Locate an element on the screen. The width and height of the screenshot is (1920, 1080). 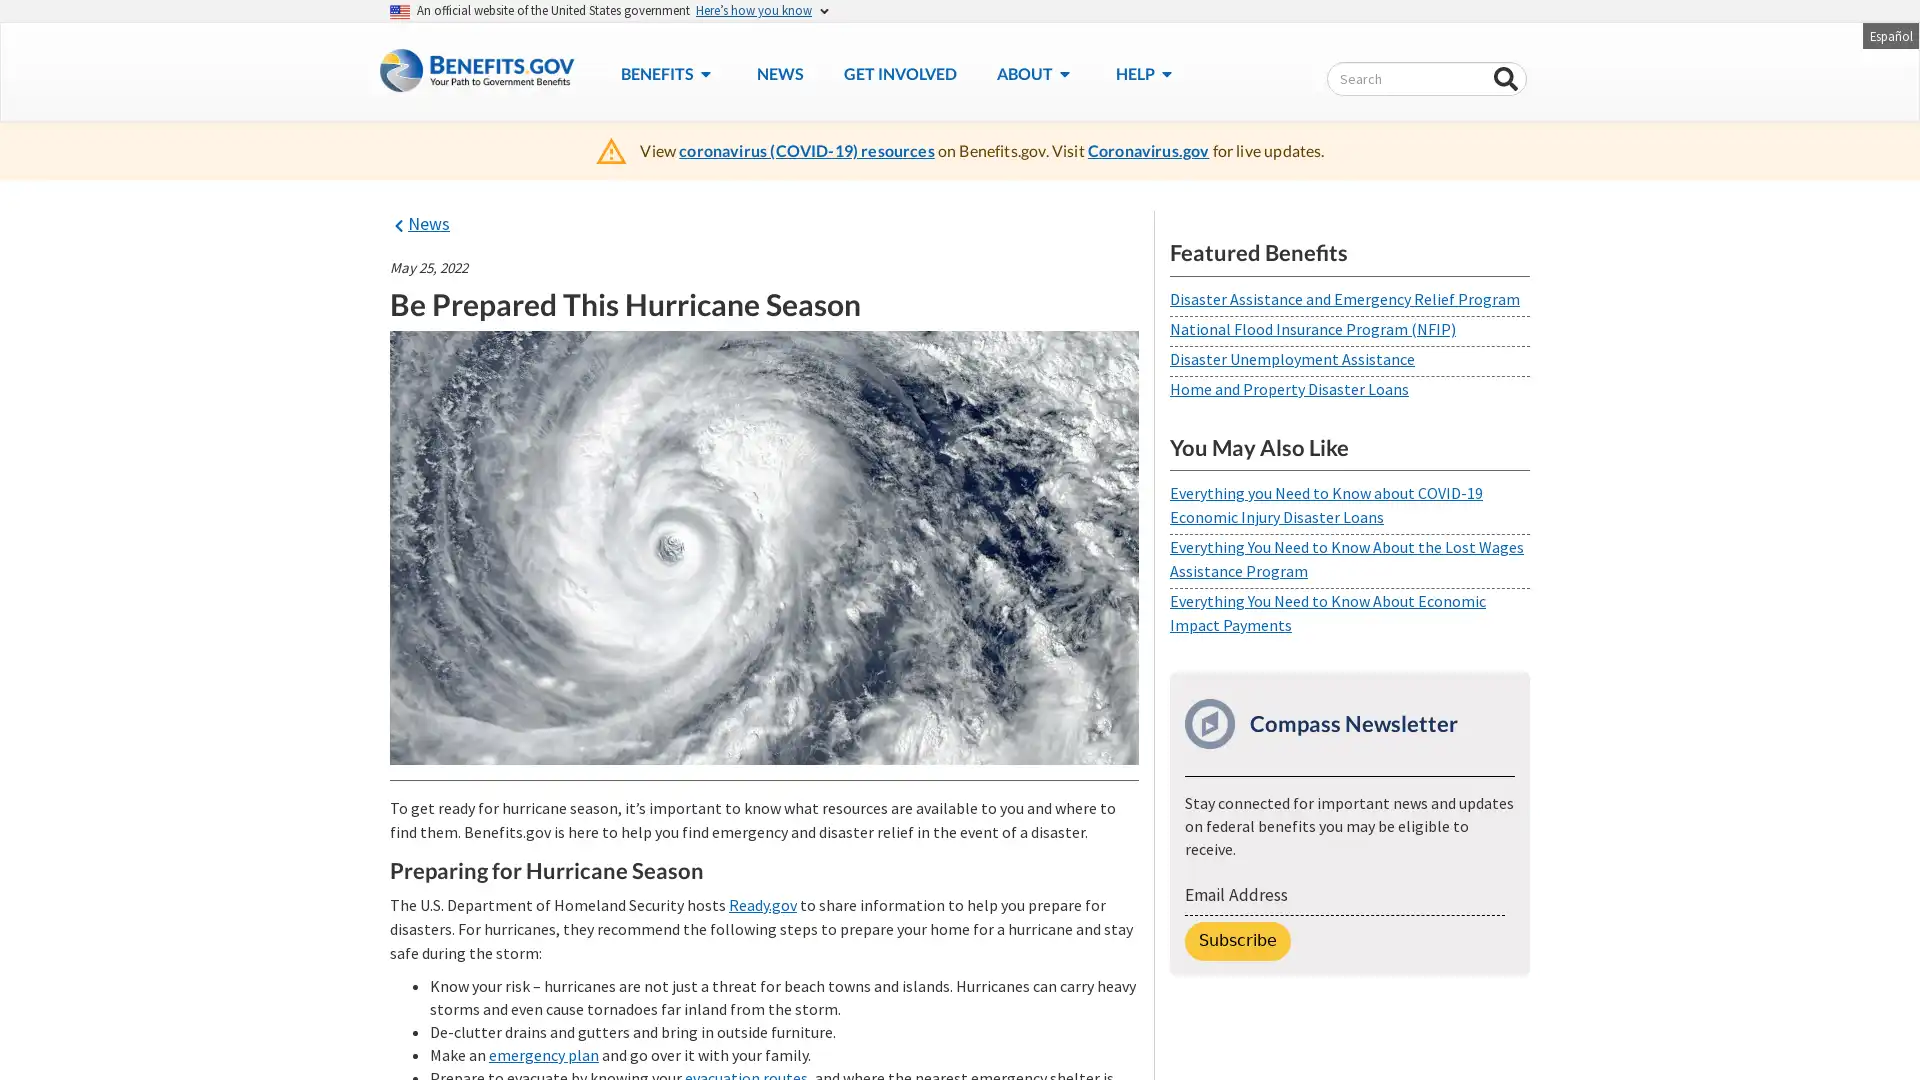
Espanol is located at coordinates (1889, 34).